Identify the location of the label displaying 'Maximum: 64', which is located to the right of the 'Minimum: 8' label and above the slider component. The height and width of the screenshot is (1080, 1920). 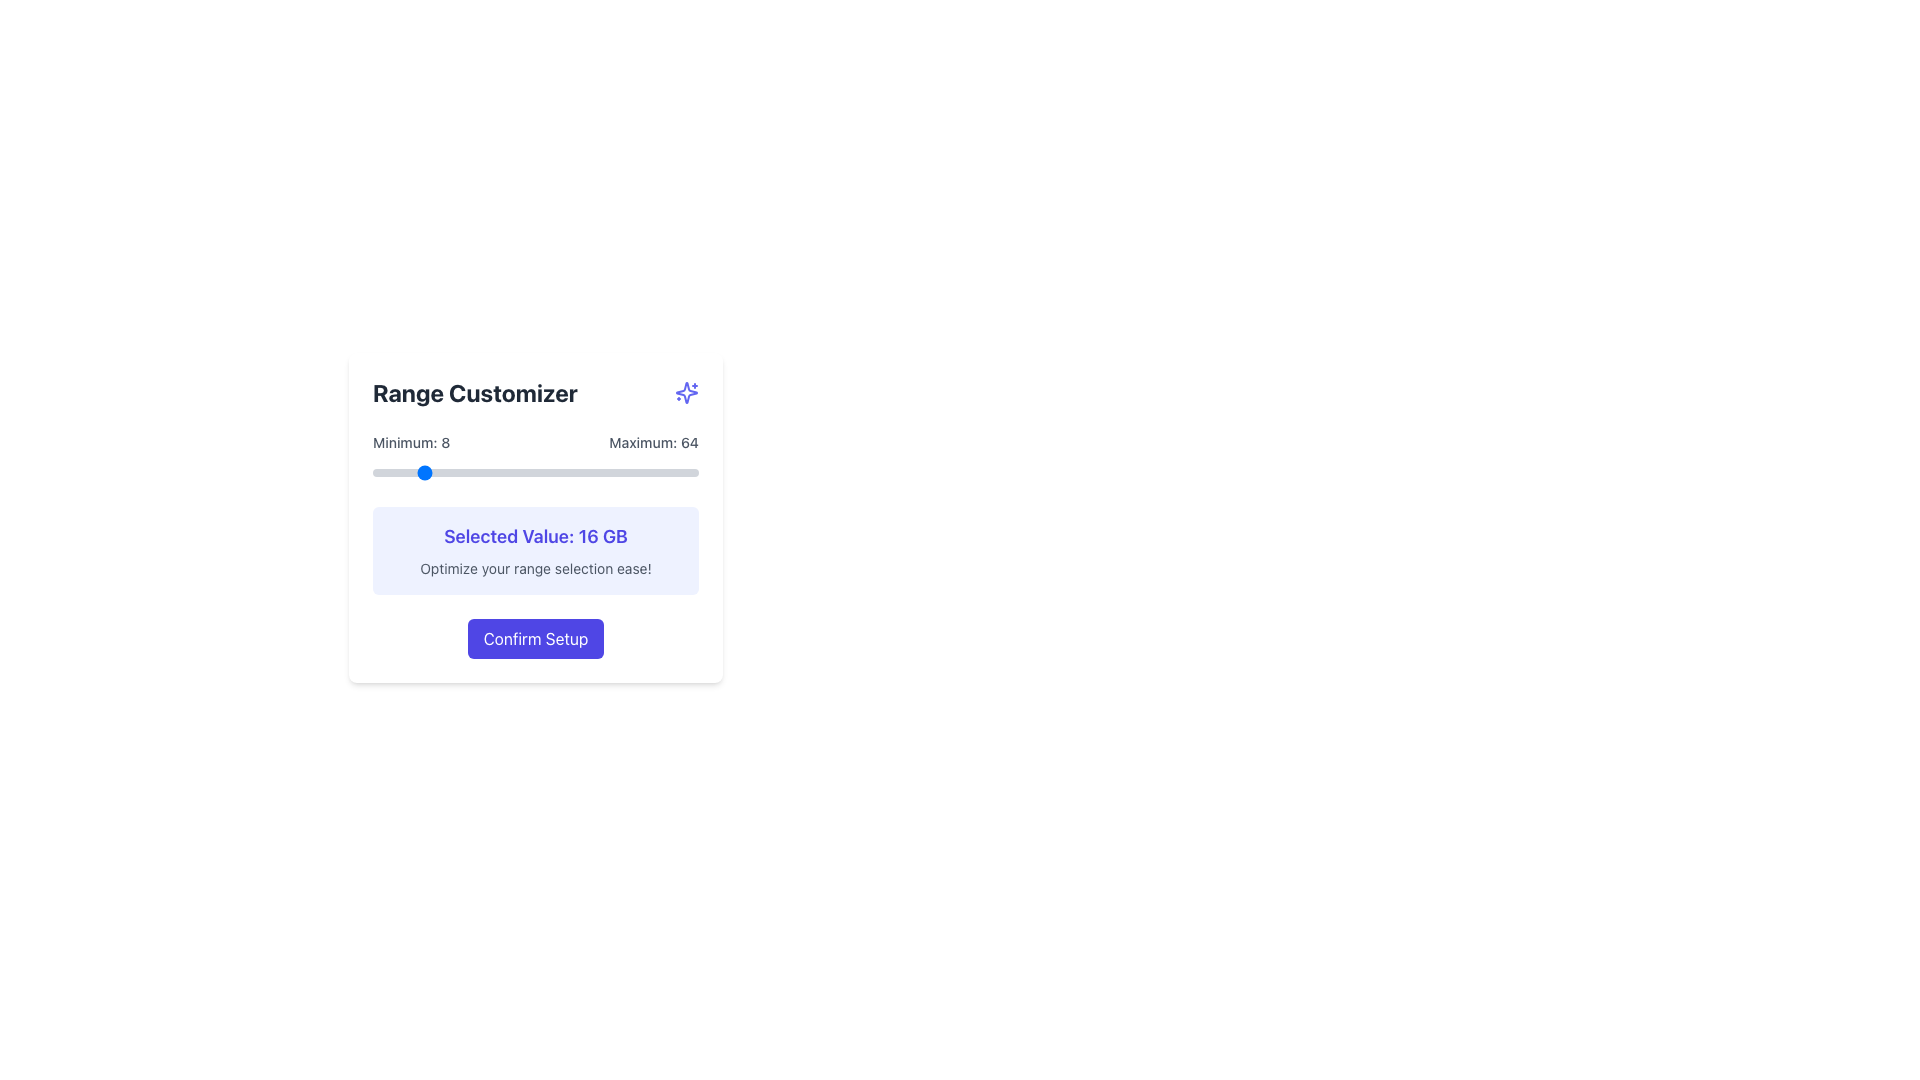
(654, 442).